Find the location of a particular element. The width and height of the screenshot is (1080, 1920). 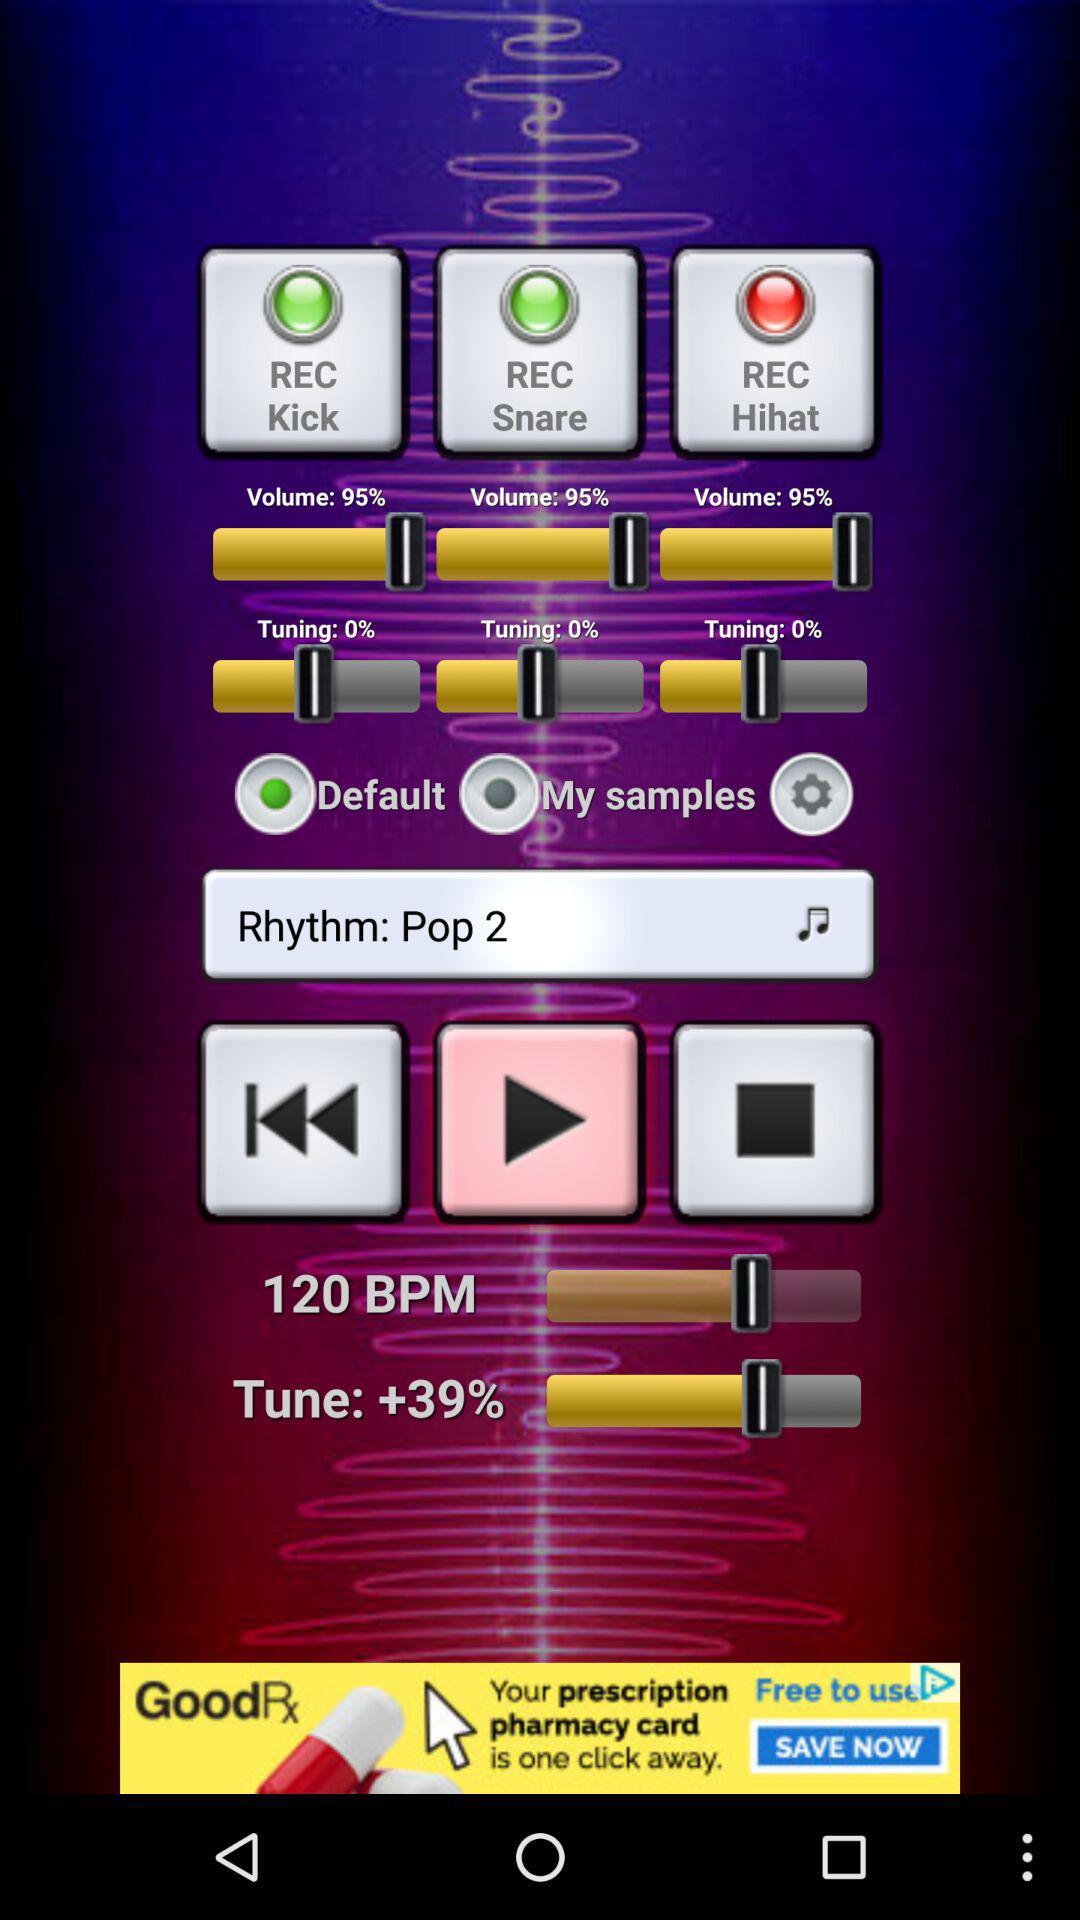

go back is located at coordinates (303, 1121).